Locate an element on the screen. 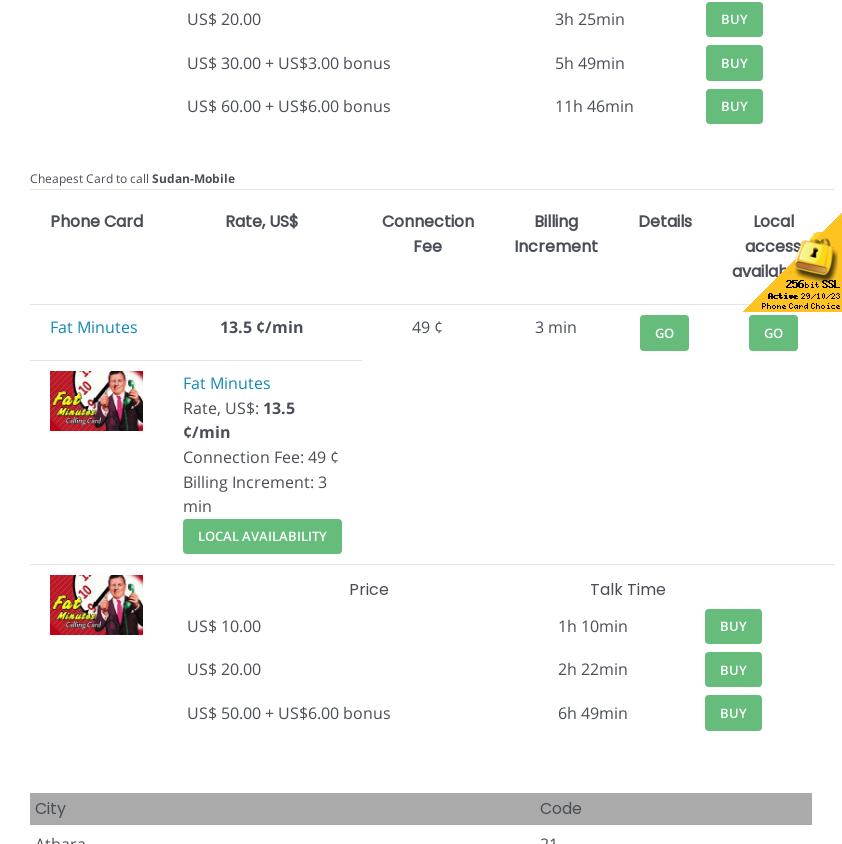 This screenshot has width=842, height=844. 'Sudan-Mobile' is located at coordinates (192, 177).